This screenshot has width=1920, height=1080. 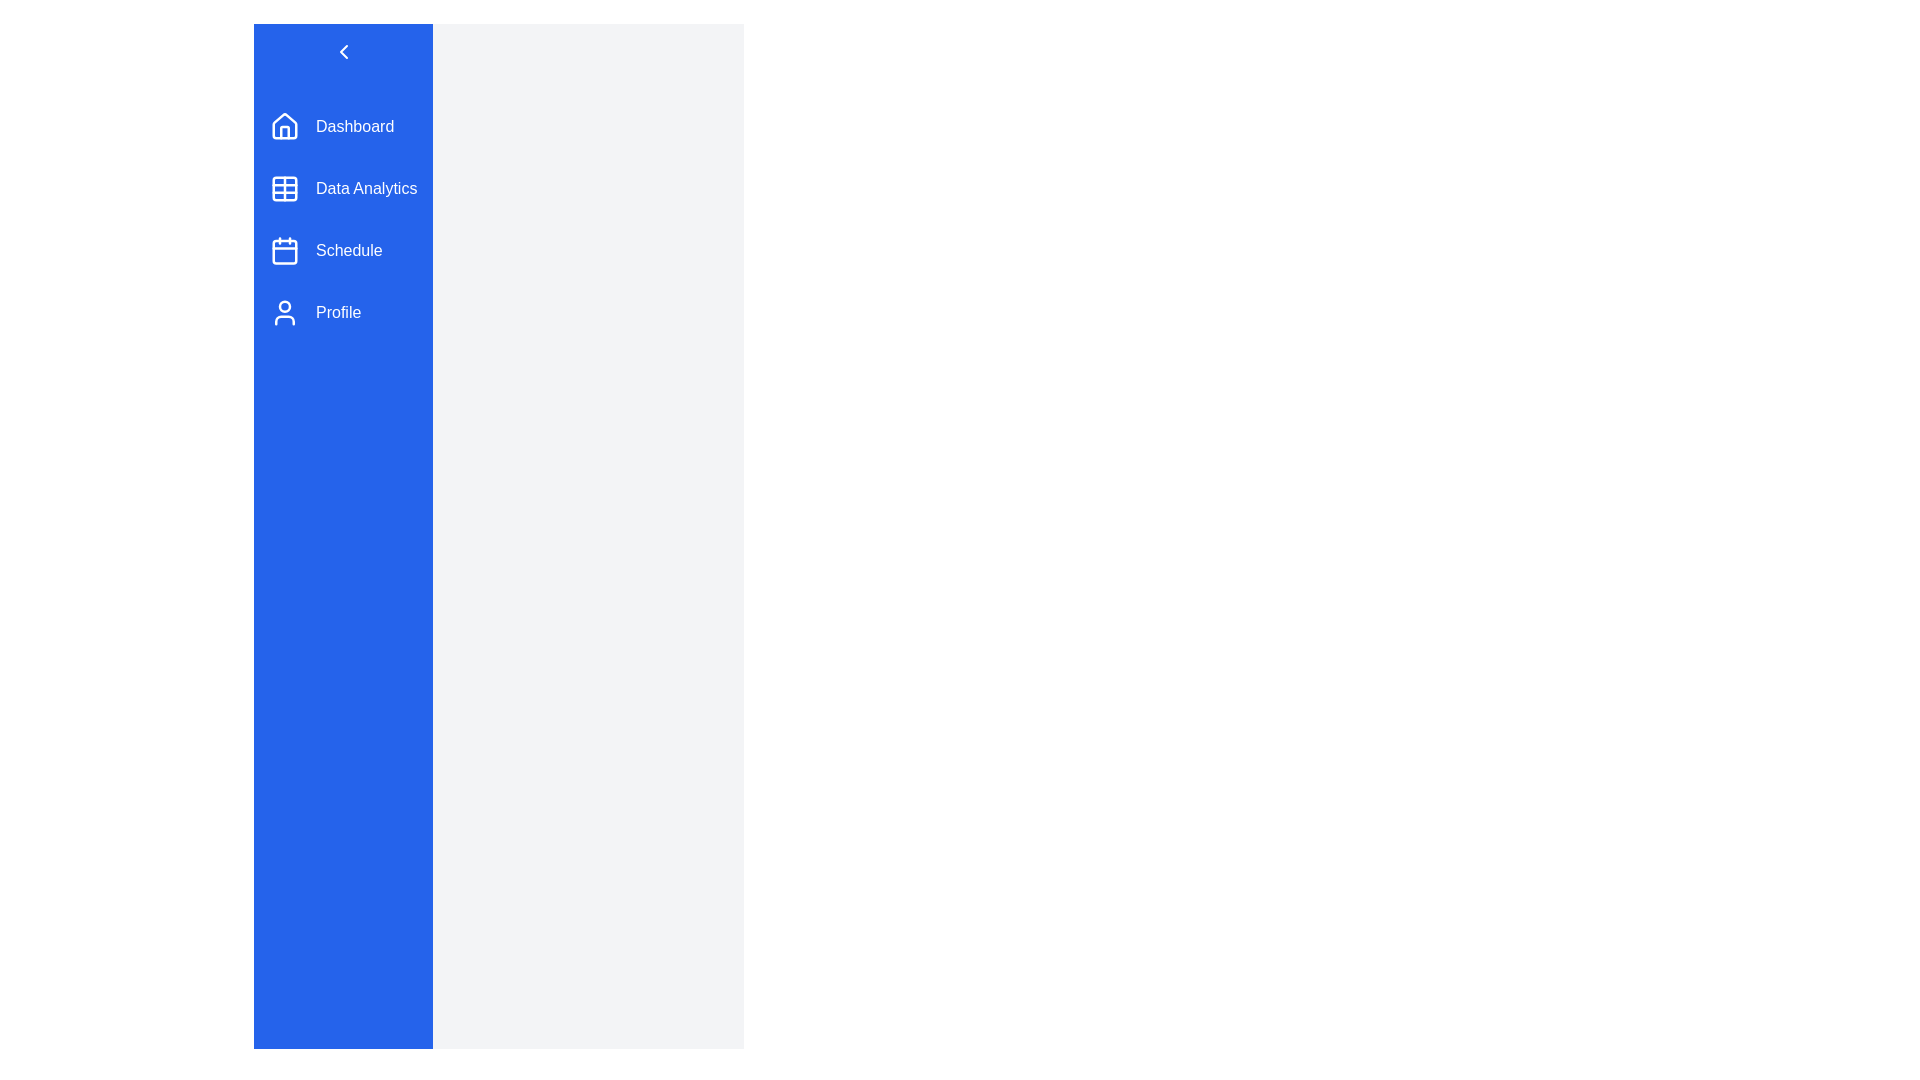 I want to click on the menu item labeled 'Profile' to trigger its hover effect, so click(x=343, y=312).